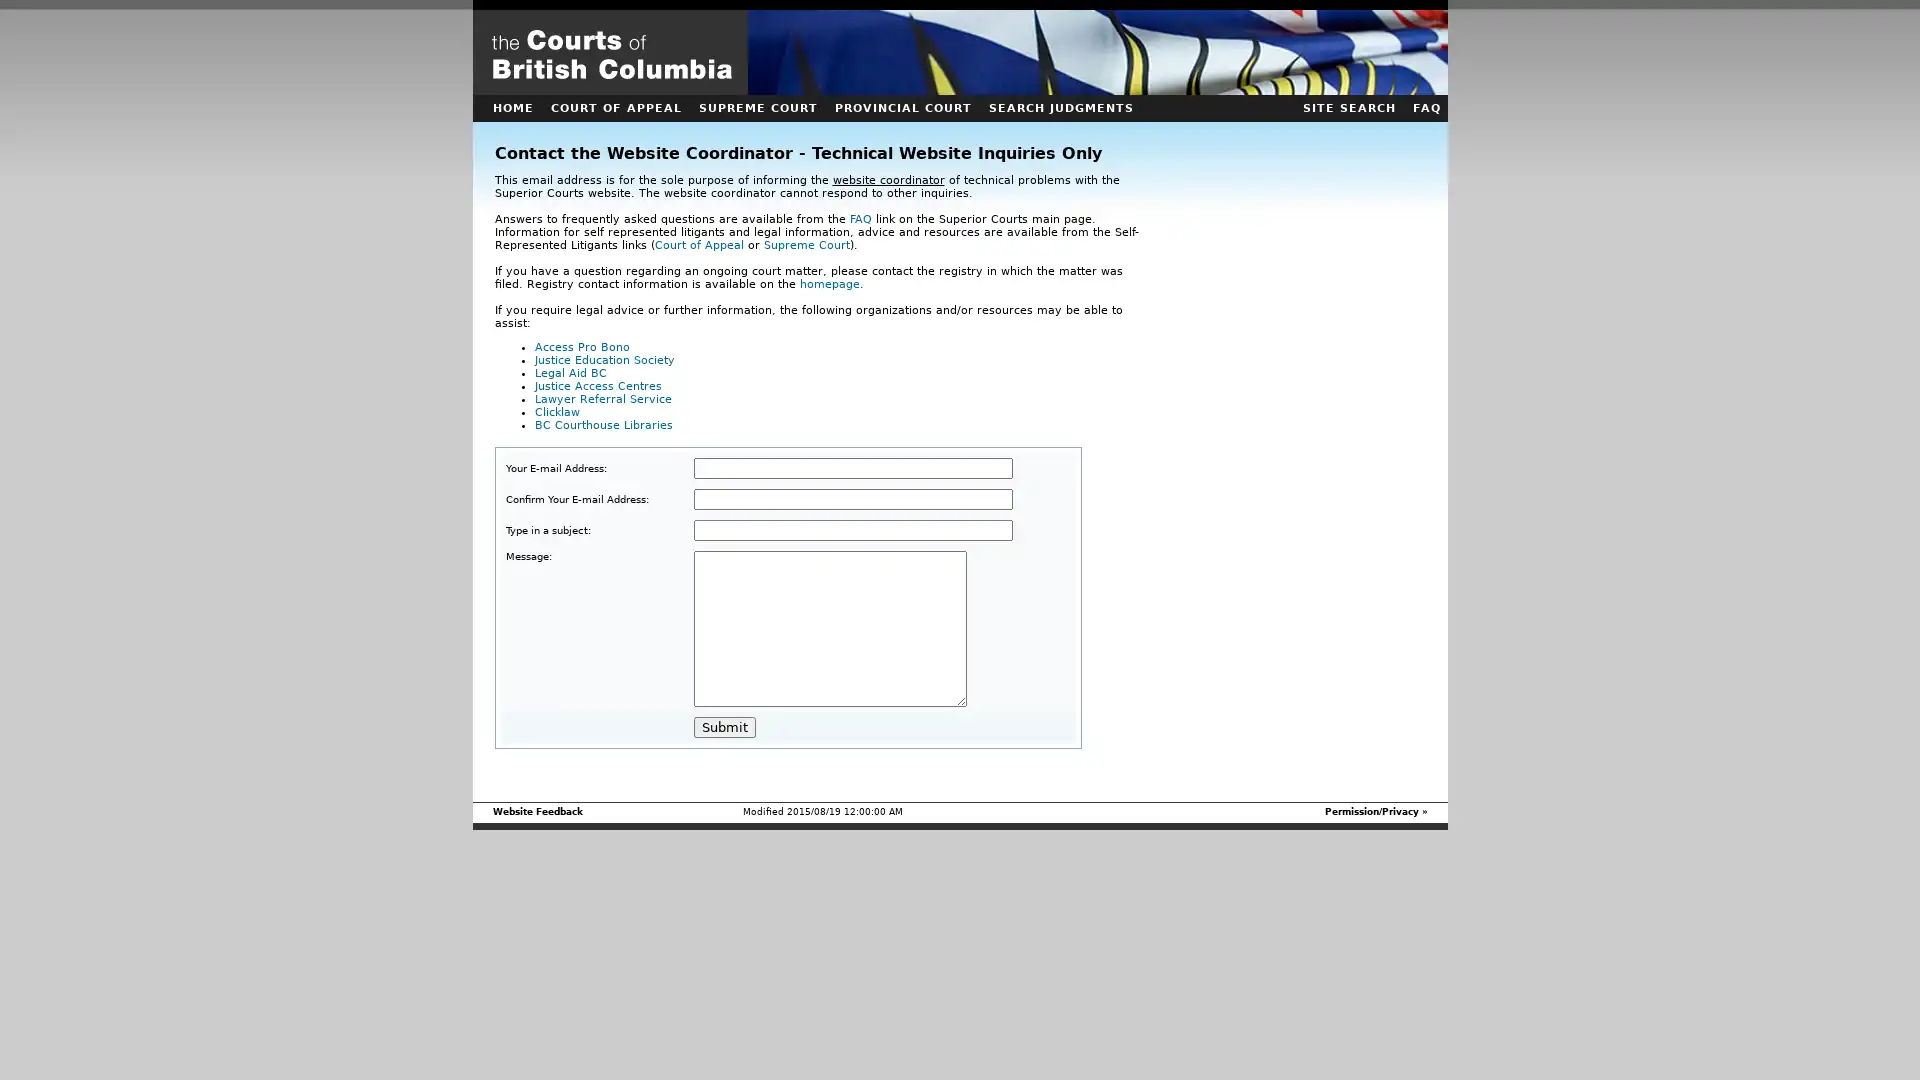 This screenshot has height=1080, width=1920. Describe the element at coordinates (723, 727) in the screenshot. I see `Submit` at that location.